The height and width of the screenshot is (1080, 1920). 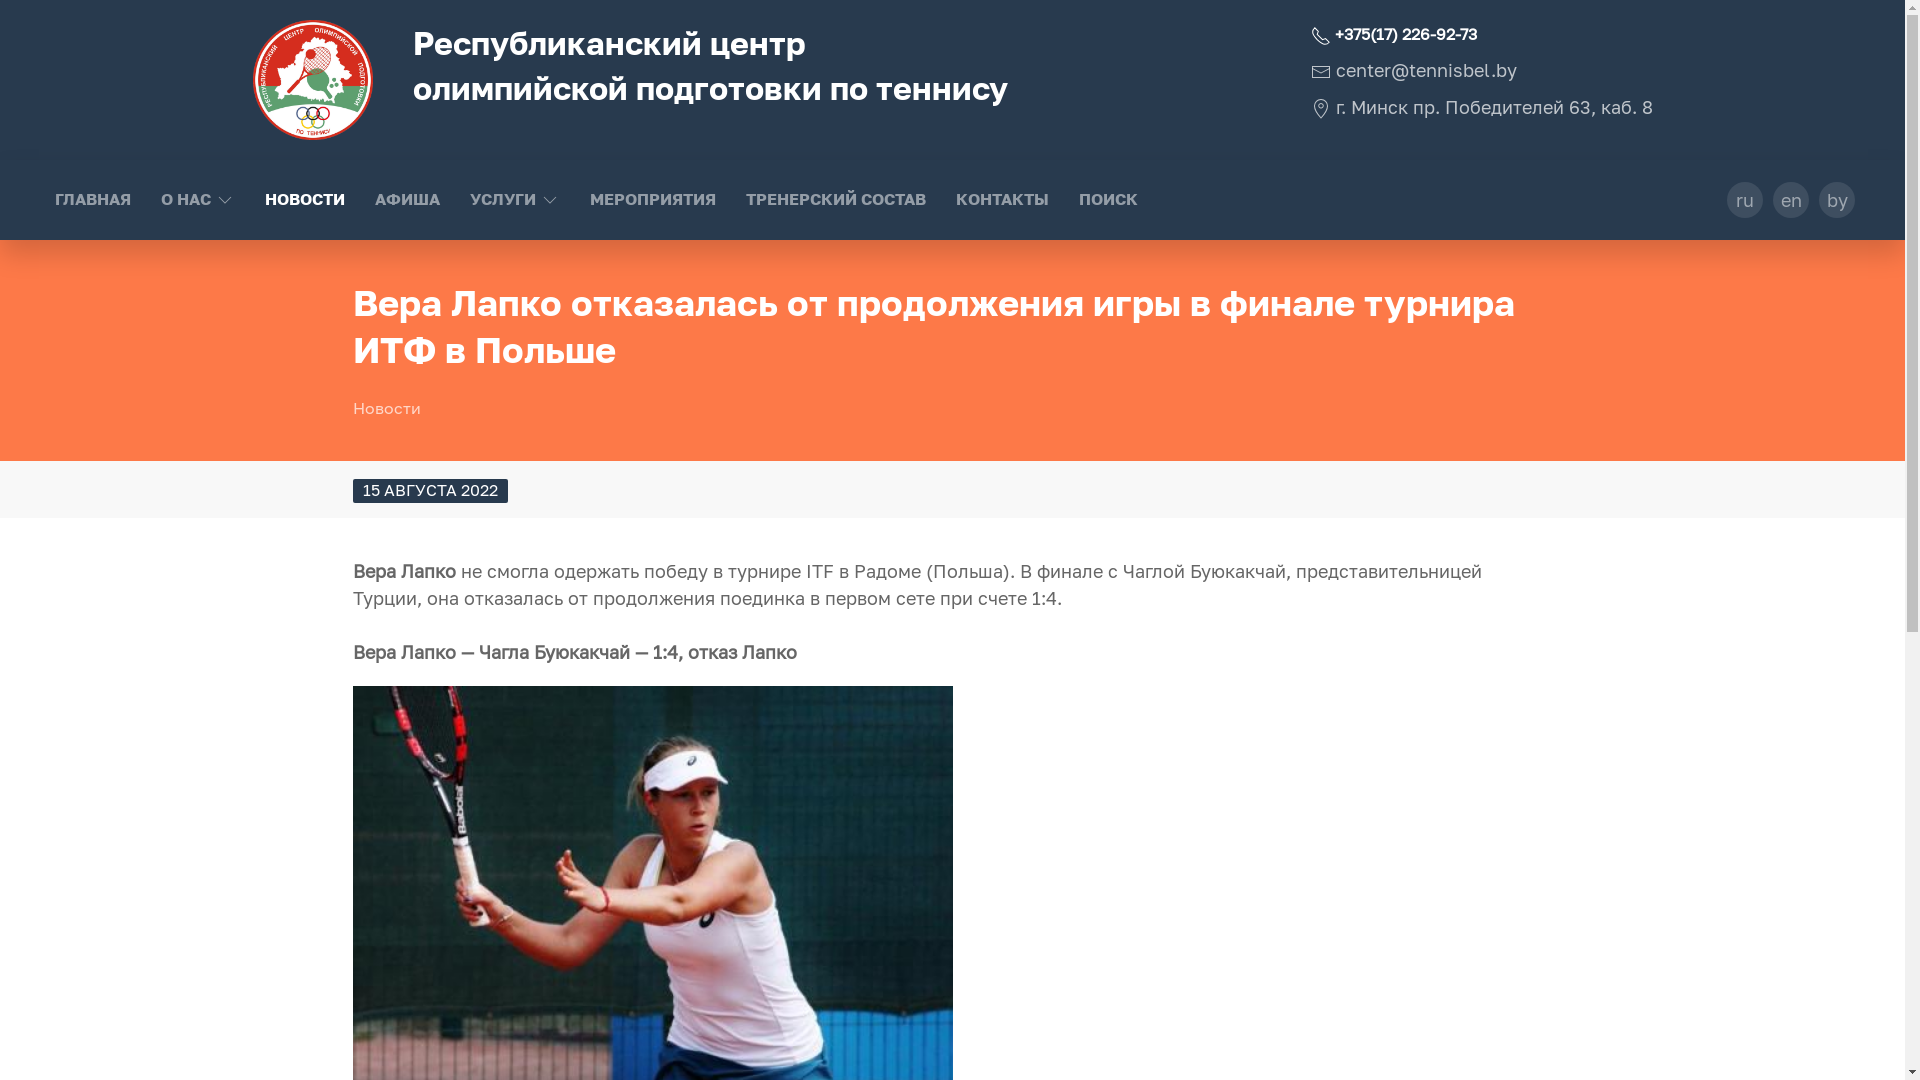 What do you see at coordinates (1310, 34) in the screenshot?
I see `'+375(17) 226-92-73'` at bounding box center [1310, 34].